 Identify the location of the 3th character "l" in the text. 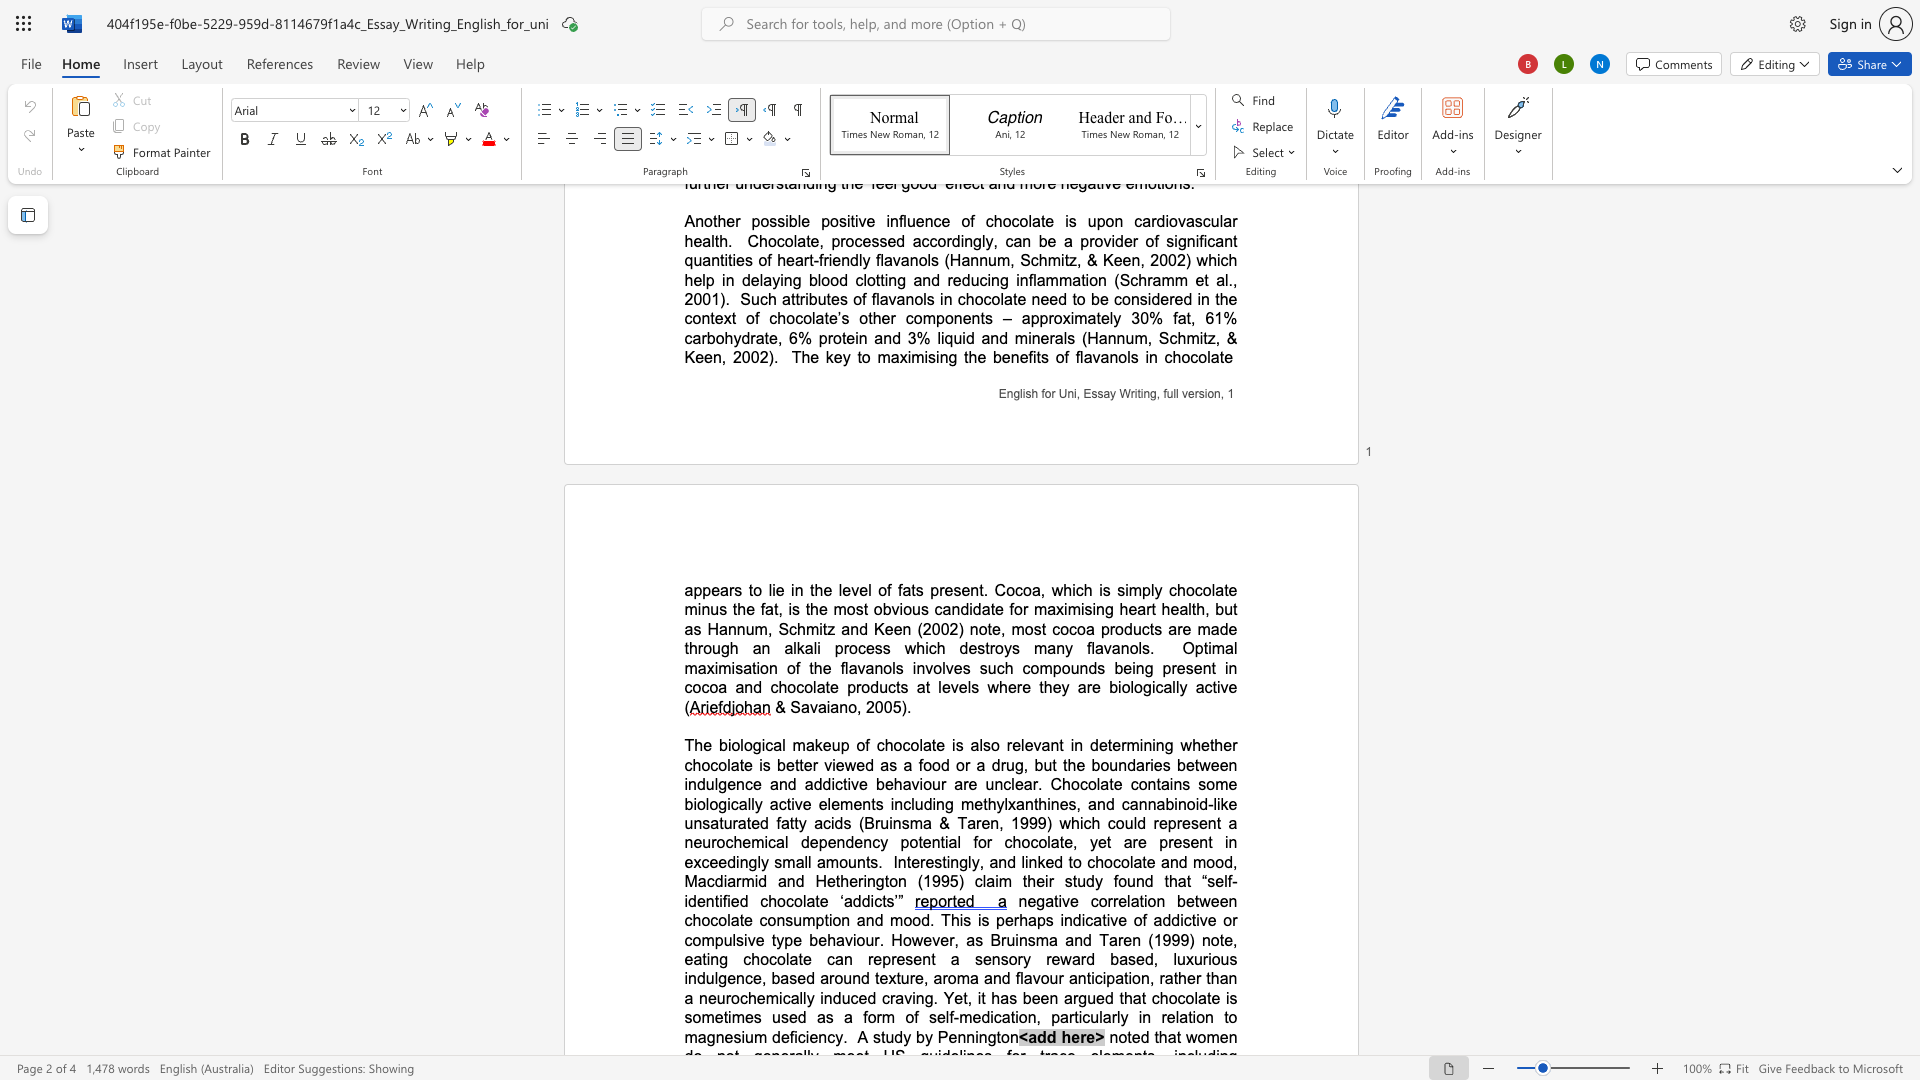
(869, 589).